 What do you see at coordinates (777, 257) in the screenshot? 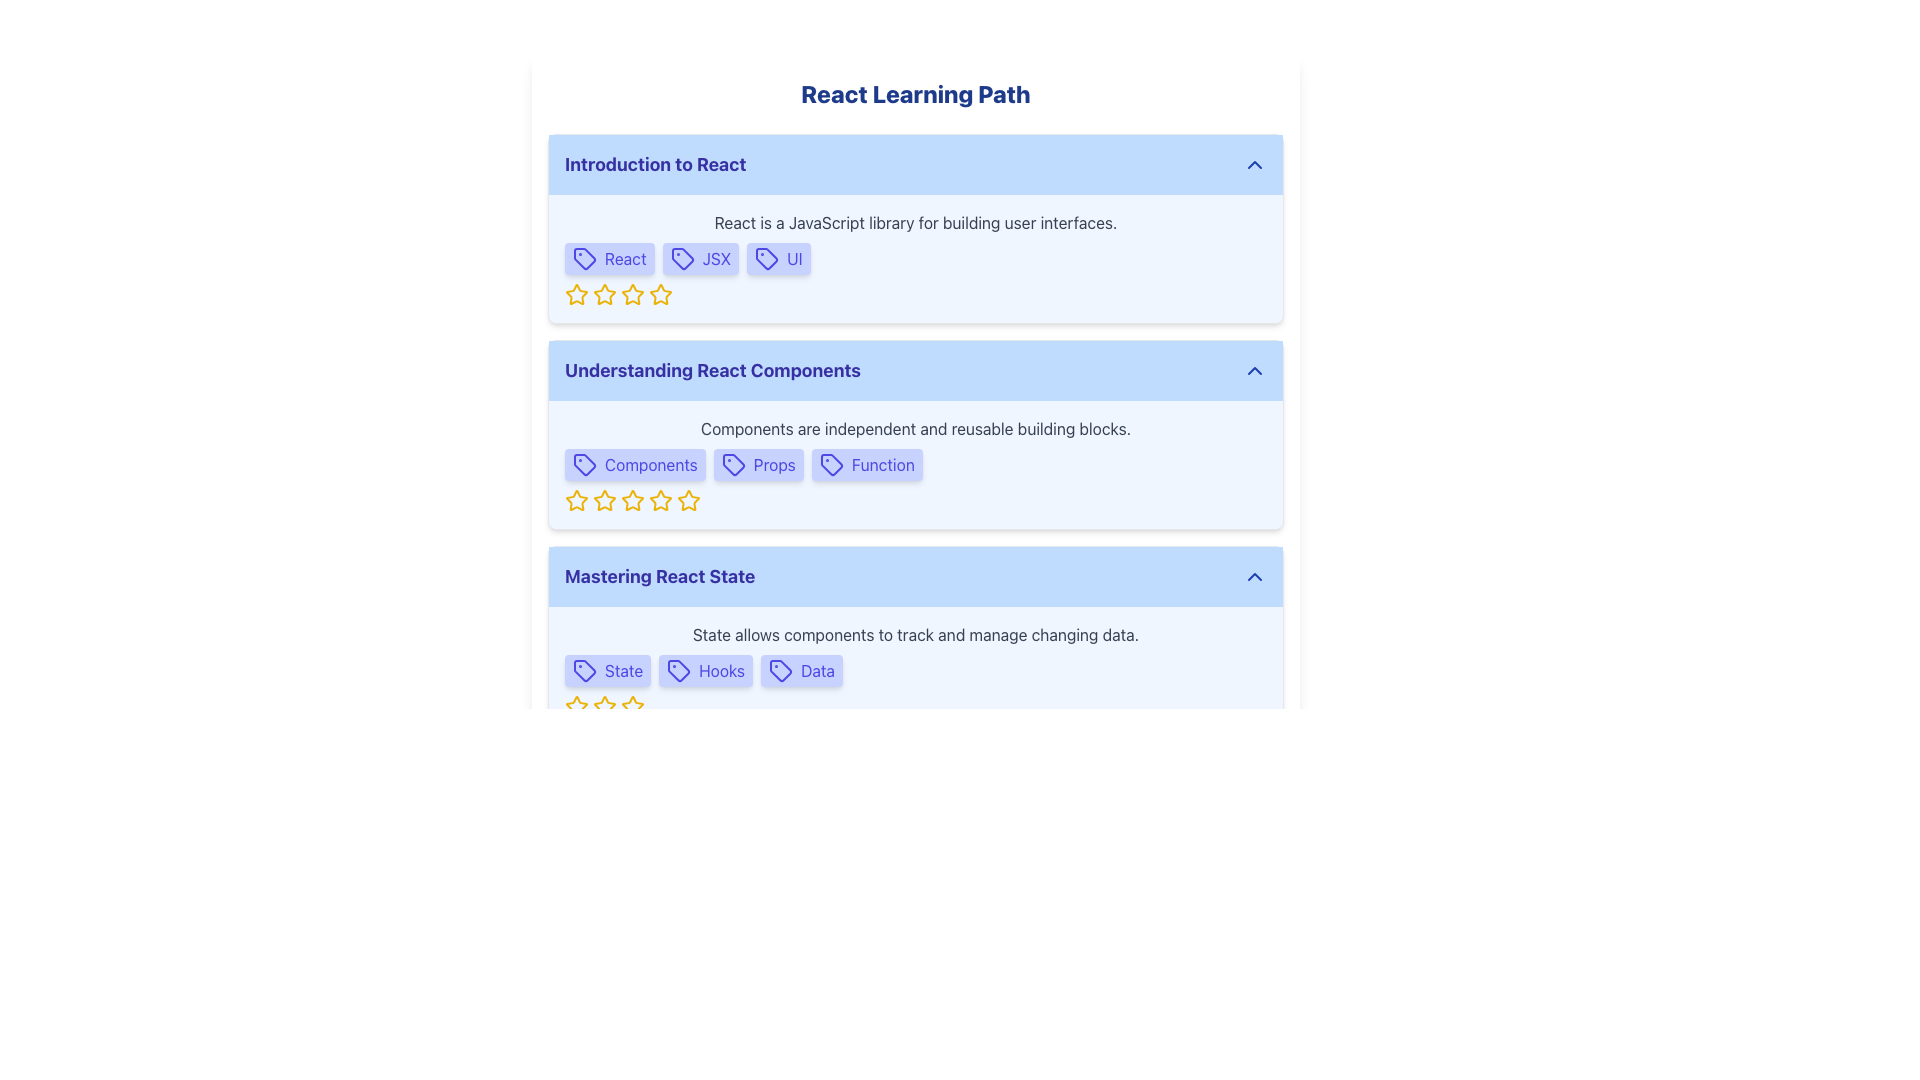
I see `the third tag labeled 'UI' with a rounded indigo background located below the 'Introduction to React' section` at bounding box center [777, 257].